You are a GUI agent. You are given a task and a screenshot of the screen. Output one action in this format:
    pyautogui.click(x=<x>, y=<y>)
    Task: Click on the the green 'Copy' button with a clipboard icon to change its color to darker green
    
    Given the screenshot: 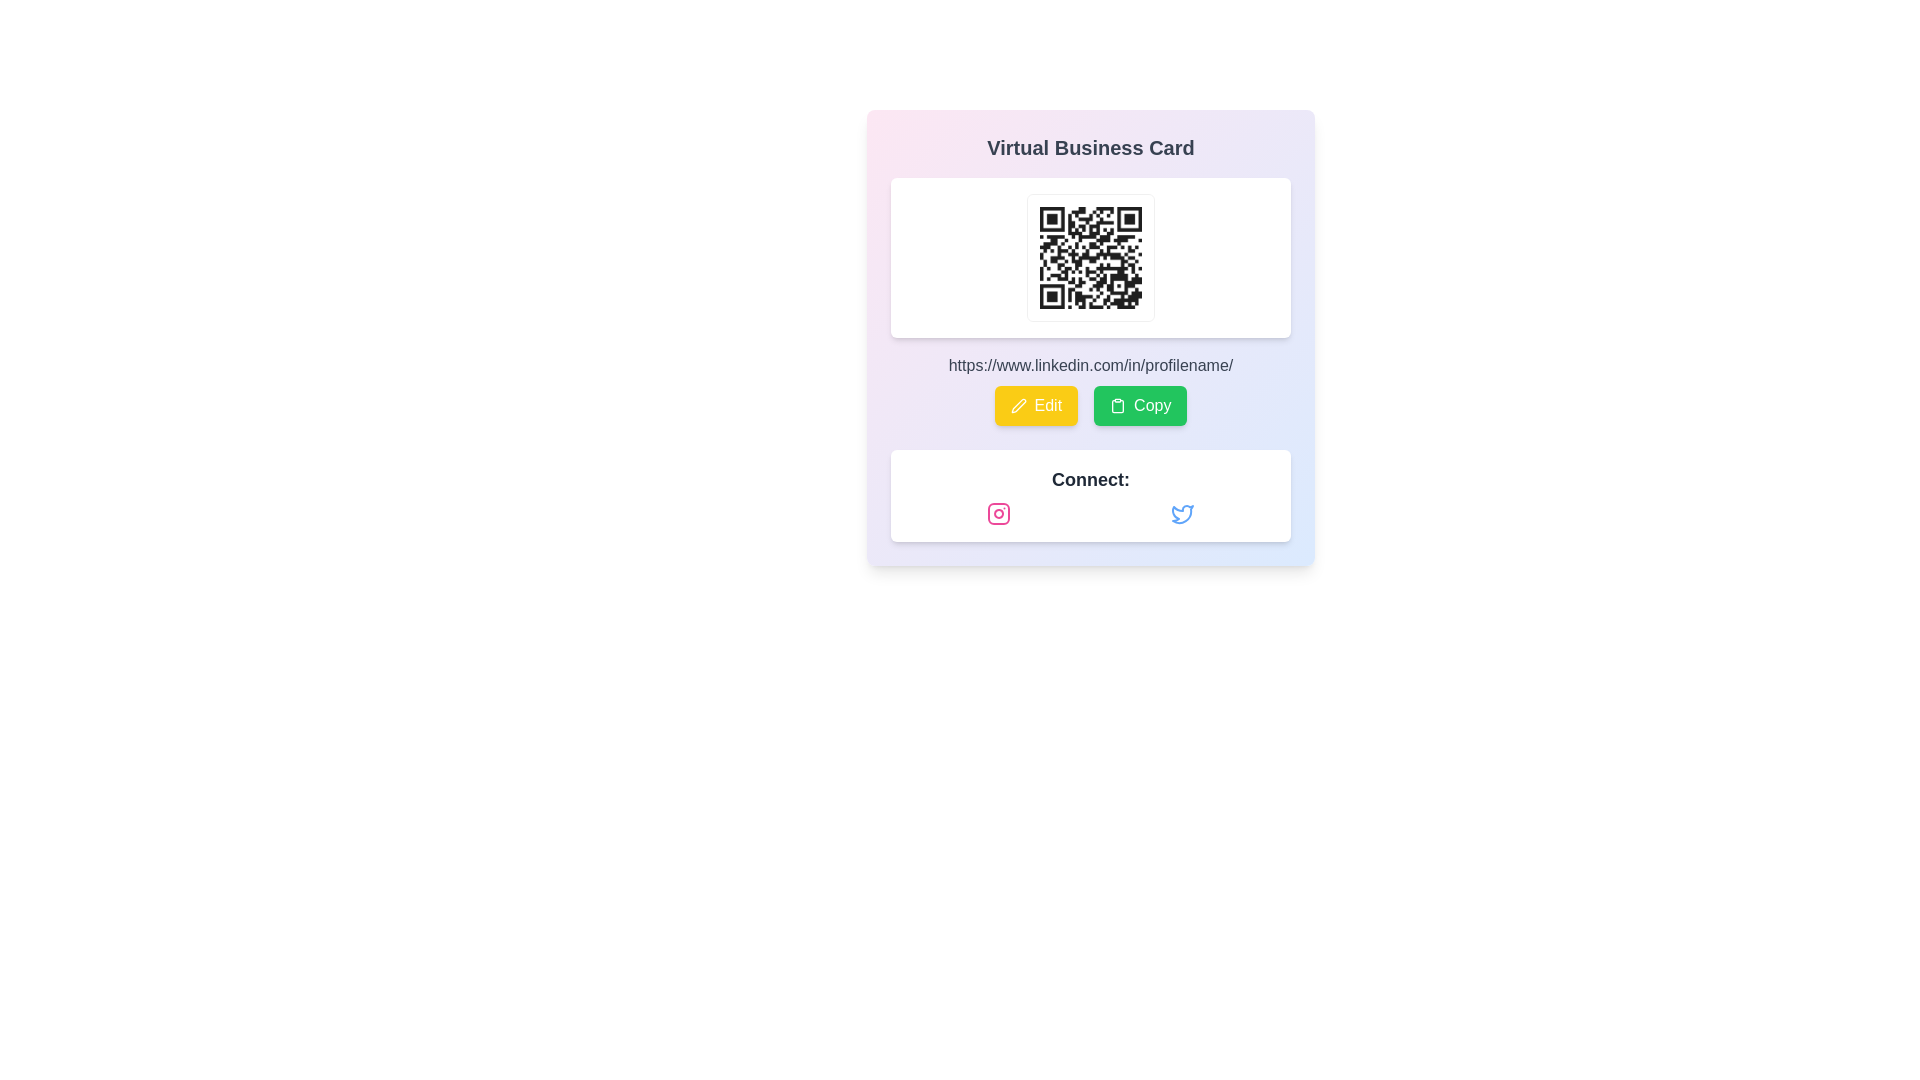 What is the action you would take?
    pyautogui.click(x=1140, y=405)
    